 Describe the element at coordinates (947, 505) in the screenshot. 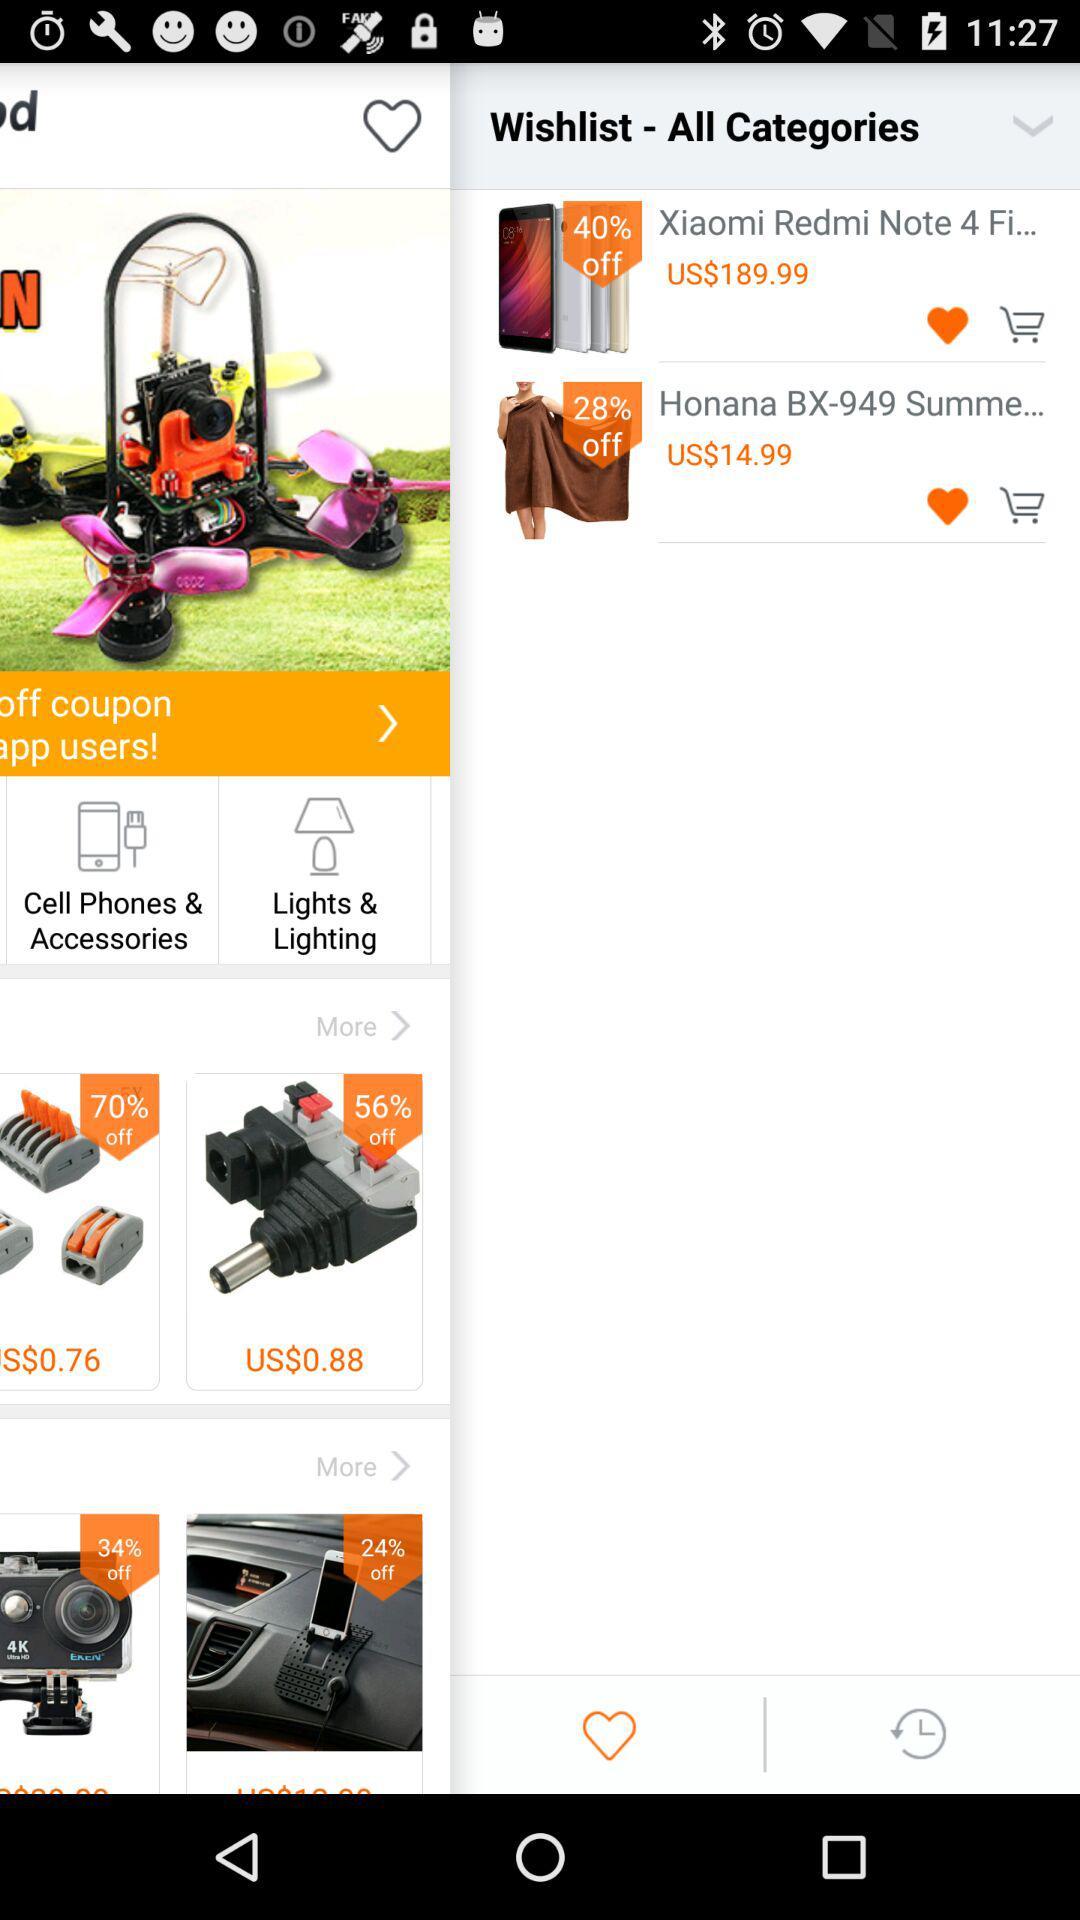

I see `to wishlist` at that location.